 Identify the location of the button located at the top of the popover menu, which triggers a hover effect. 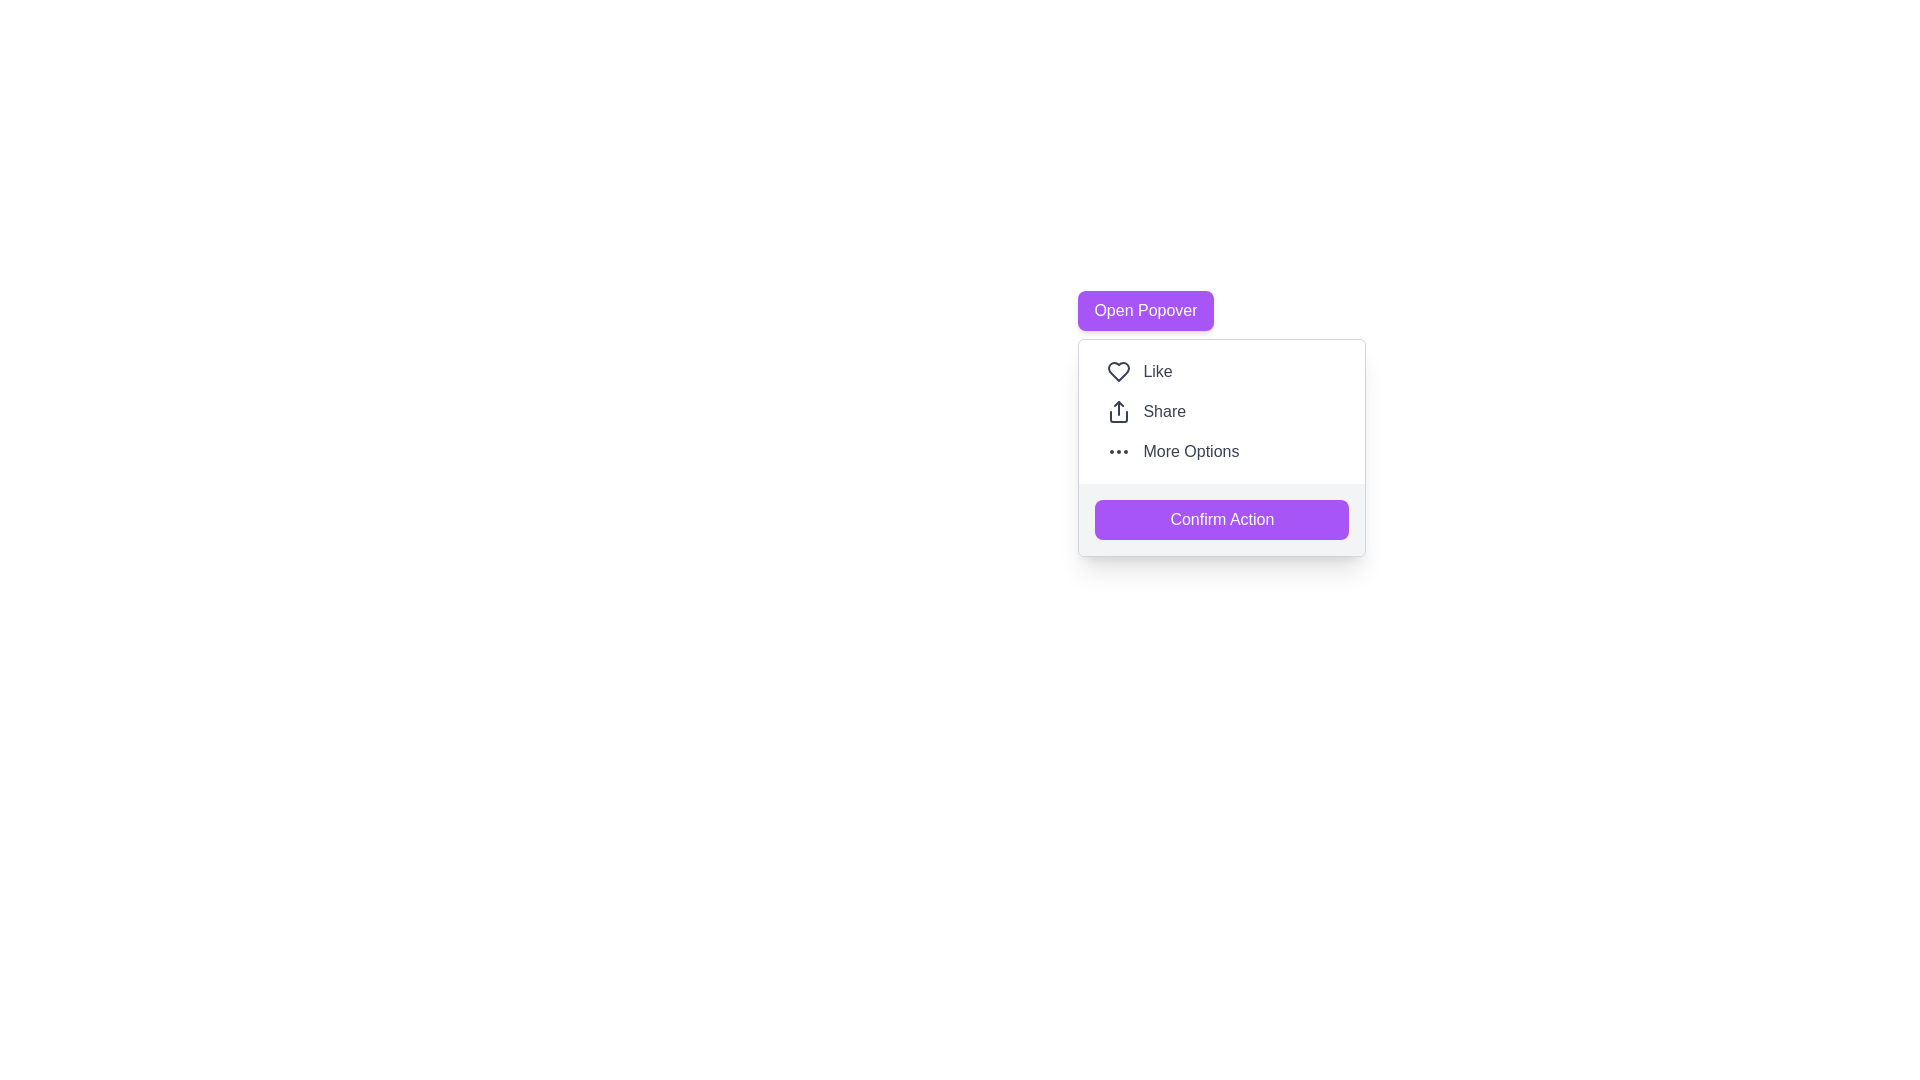
(1146, 311).